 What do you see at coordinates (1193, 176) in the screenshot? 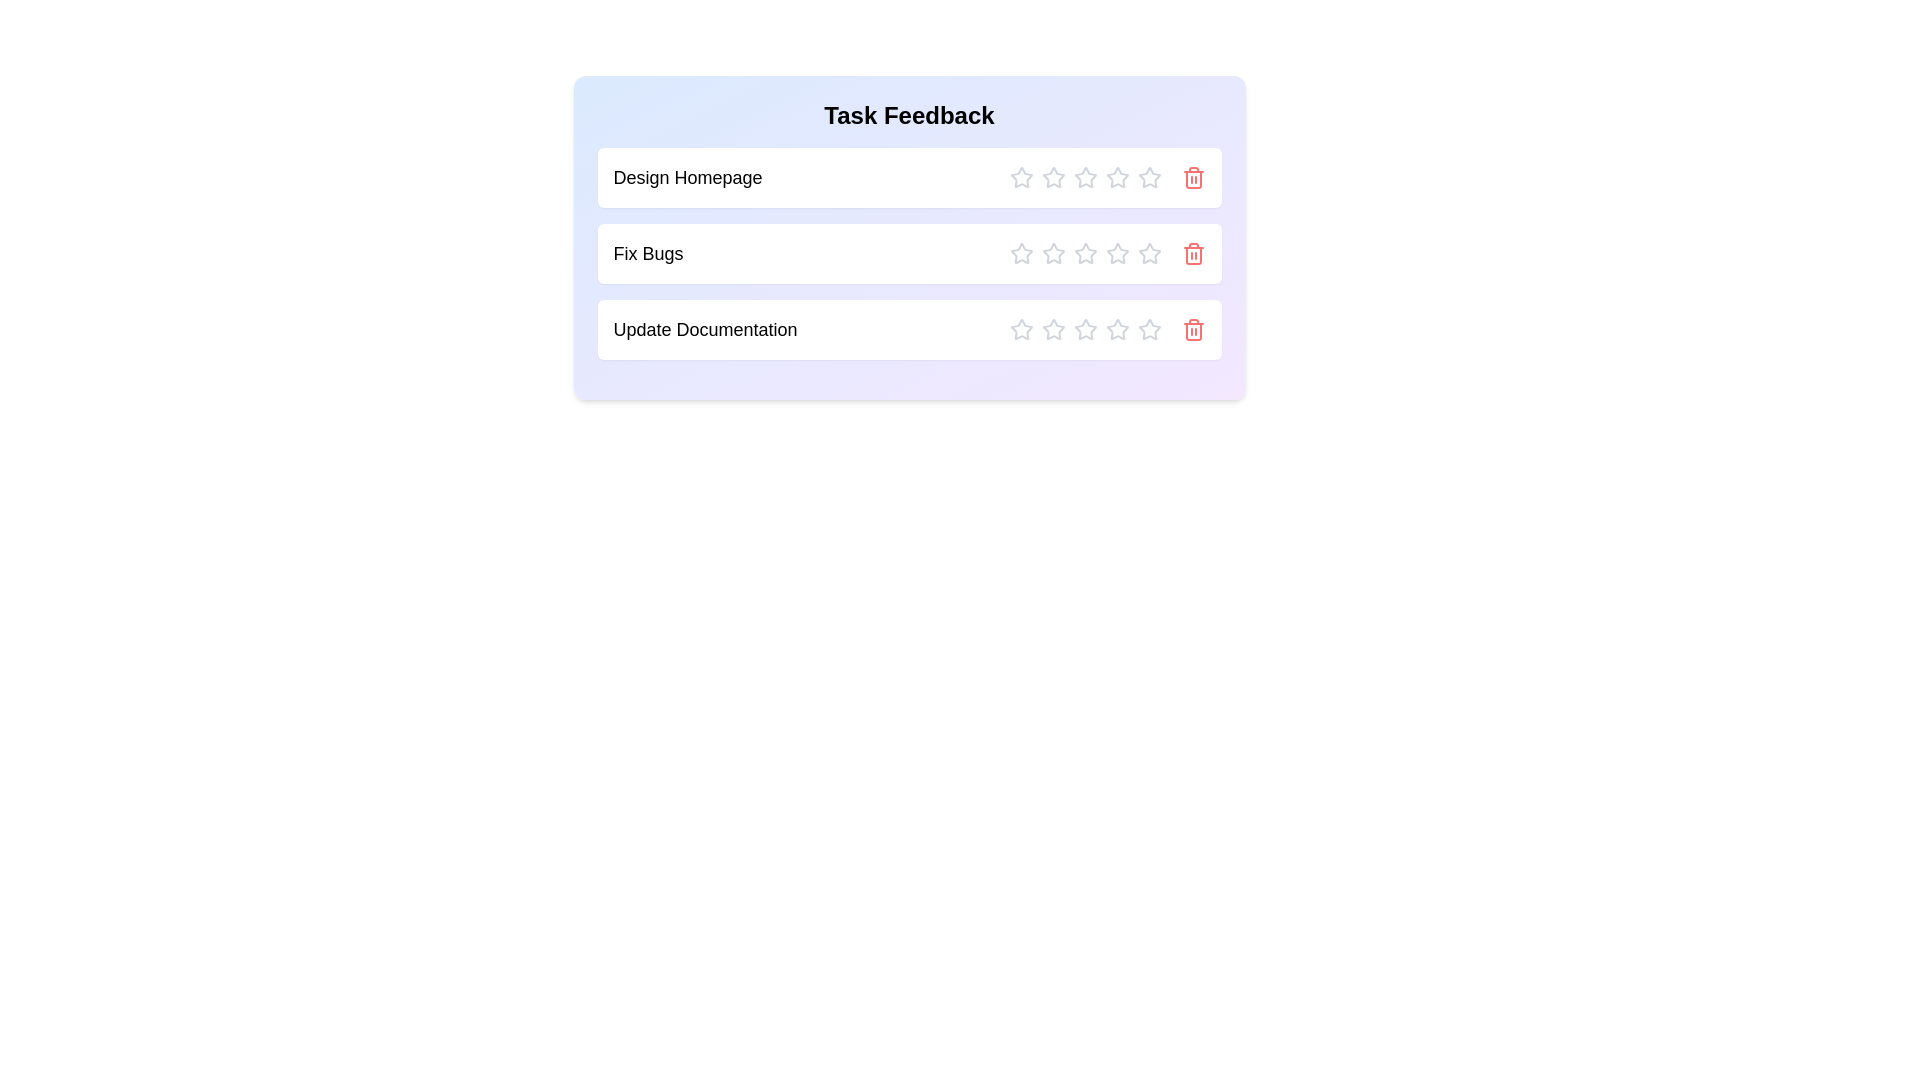
I see `delete icon for the task named Design Homepage` at bounding box center [1193, 176].